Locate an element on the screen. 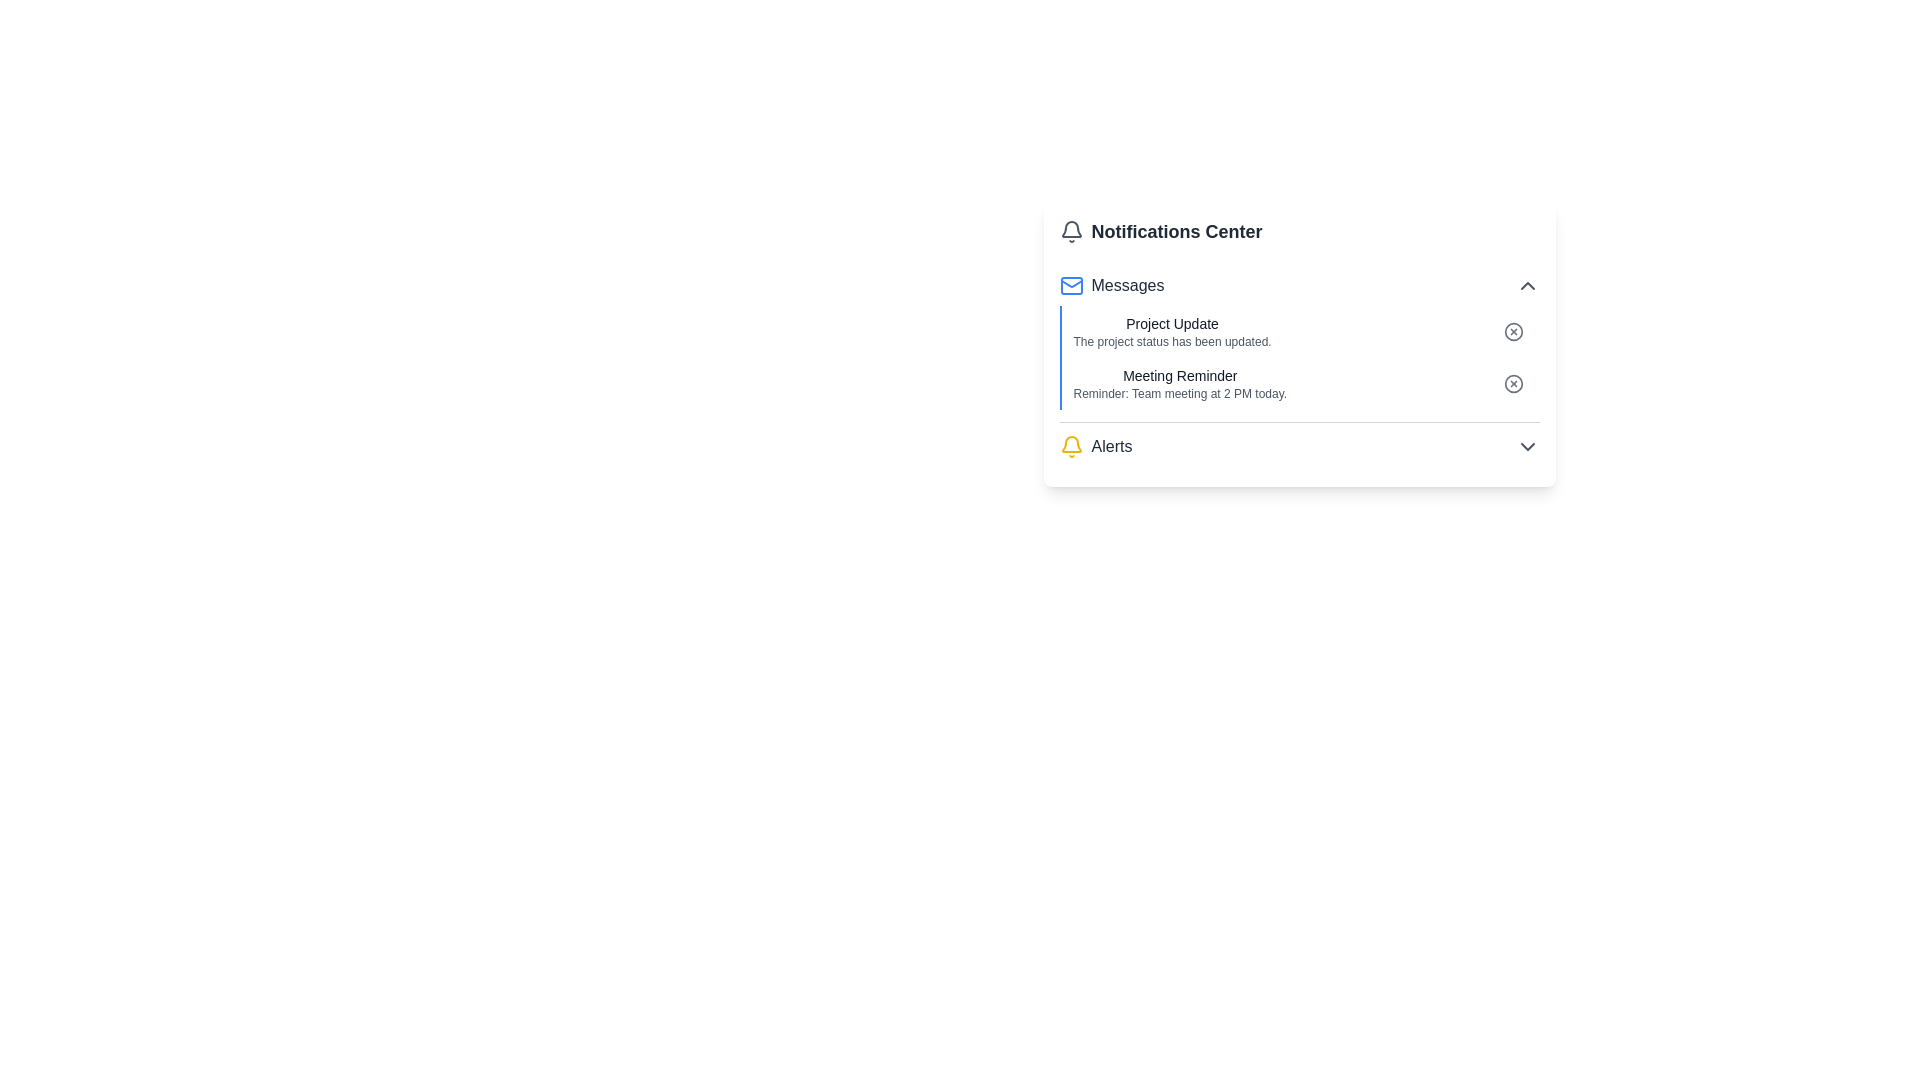 Image resolution: width=1920 pixels, height=1080 pixels. the 'Messages' icon in the 'Notifications Center' to focus the corresponding section is located at coordinates (1070, 285).